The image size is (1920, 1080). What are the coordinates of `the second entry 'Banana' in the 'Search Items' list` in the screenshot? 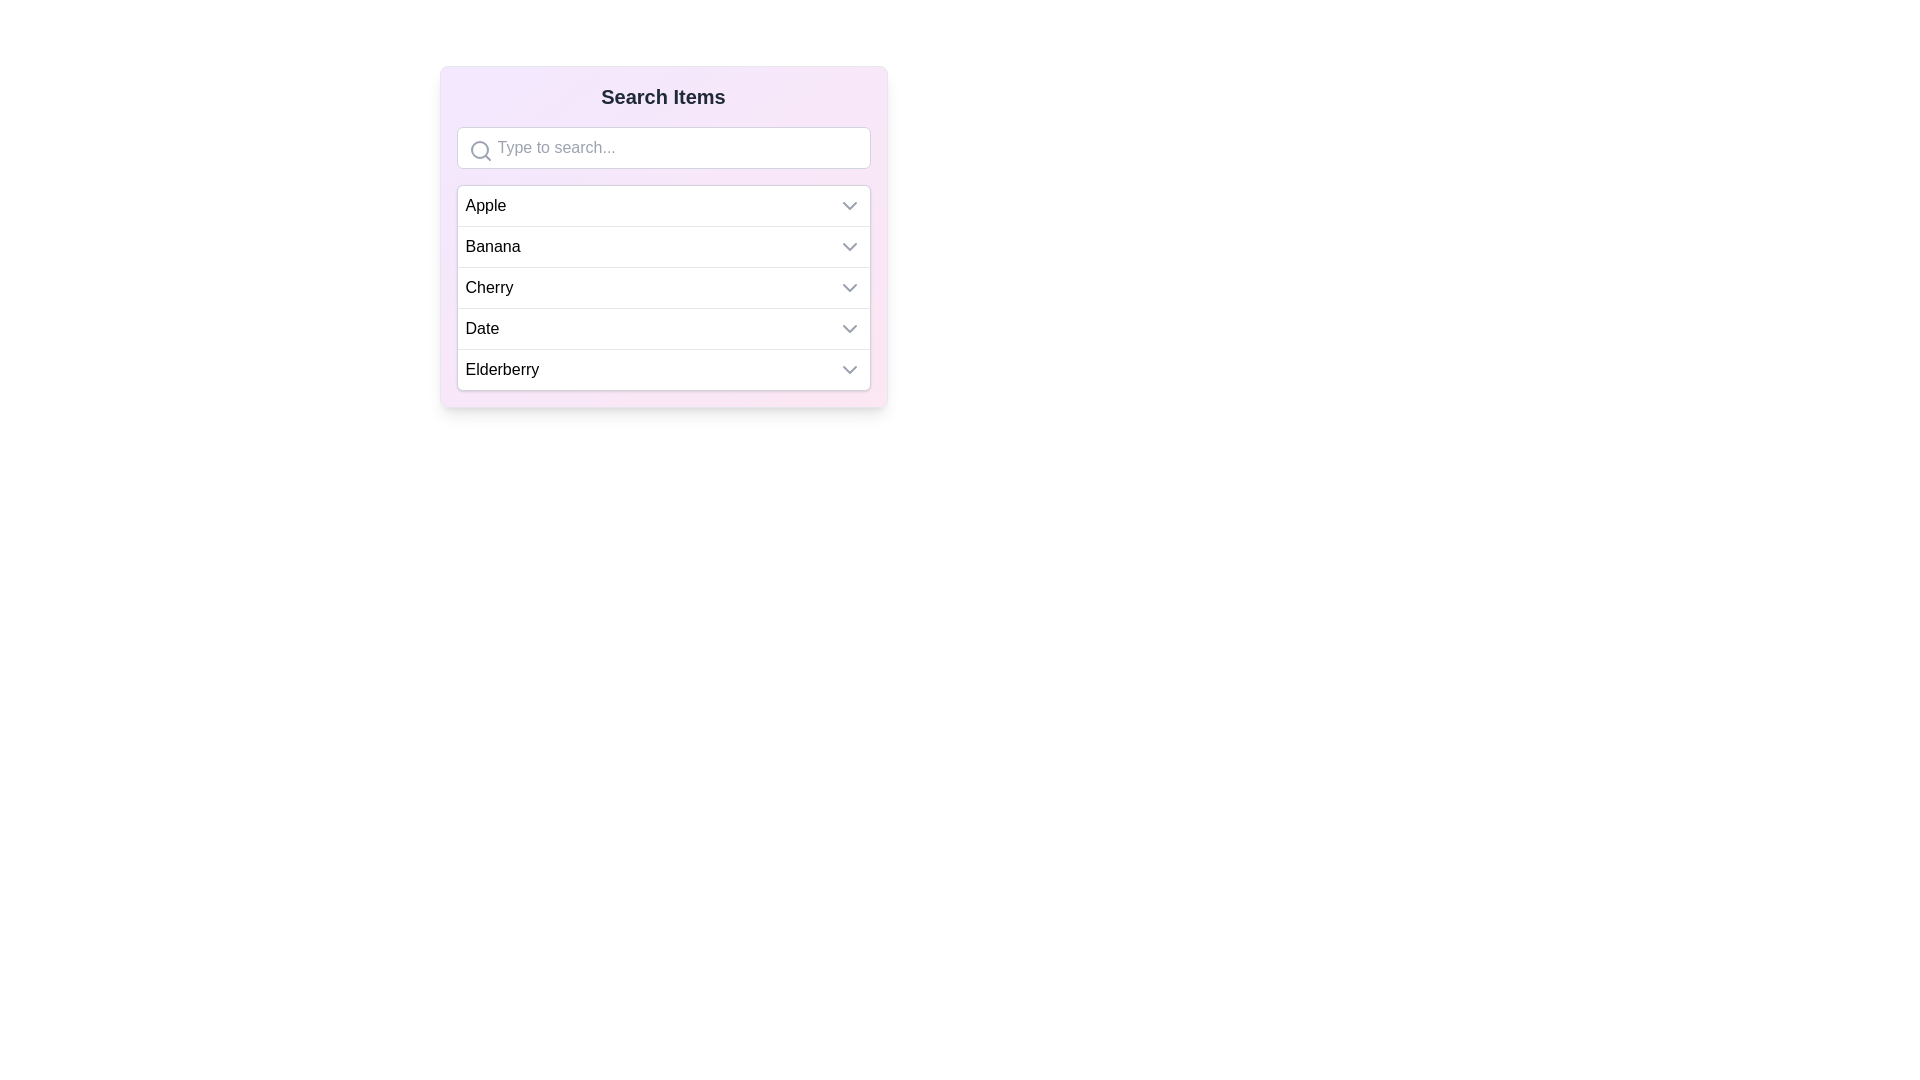 It's located at (663, 235).